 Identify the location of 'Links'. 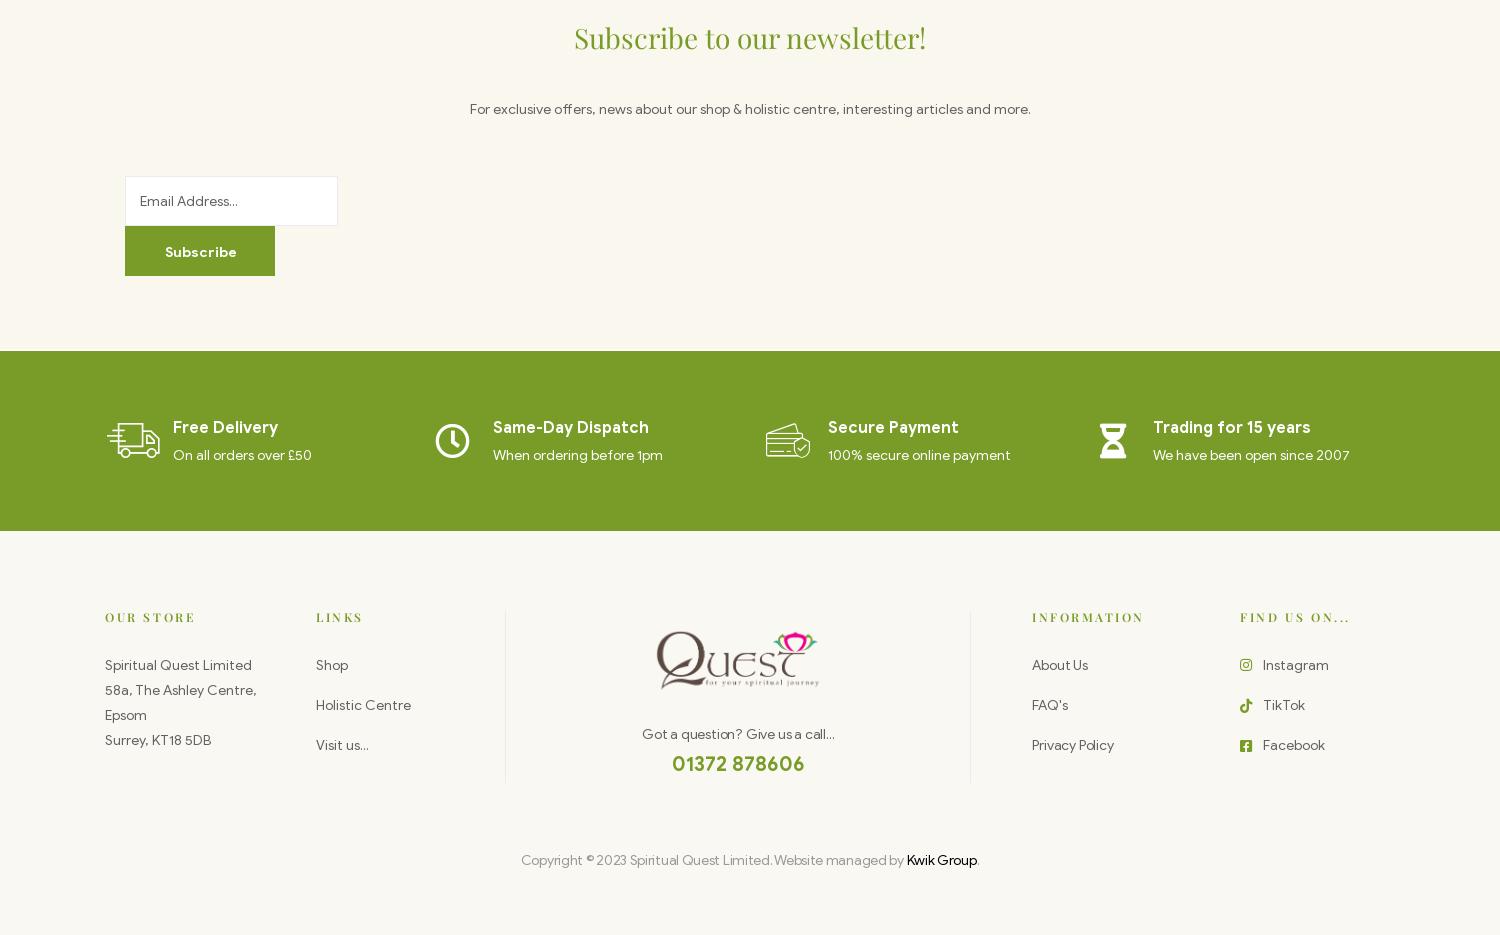
(339, 614).